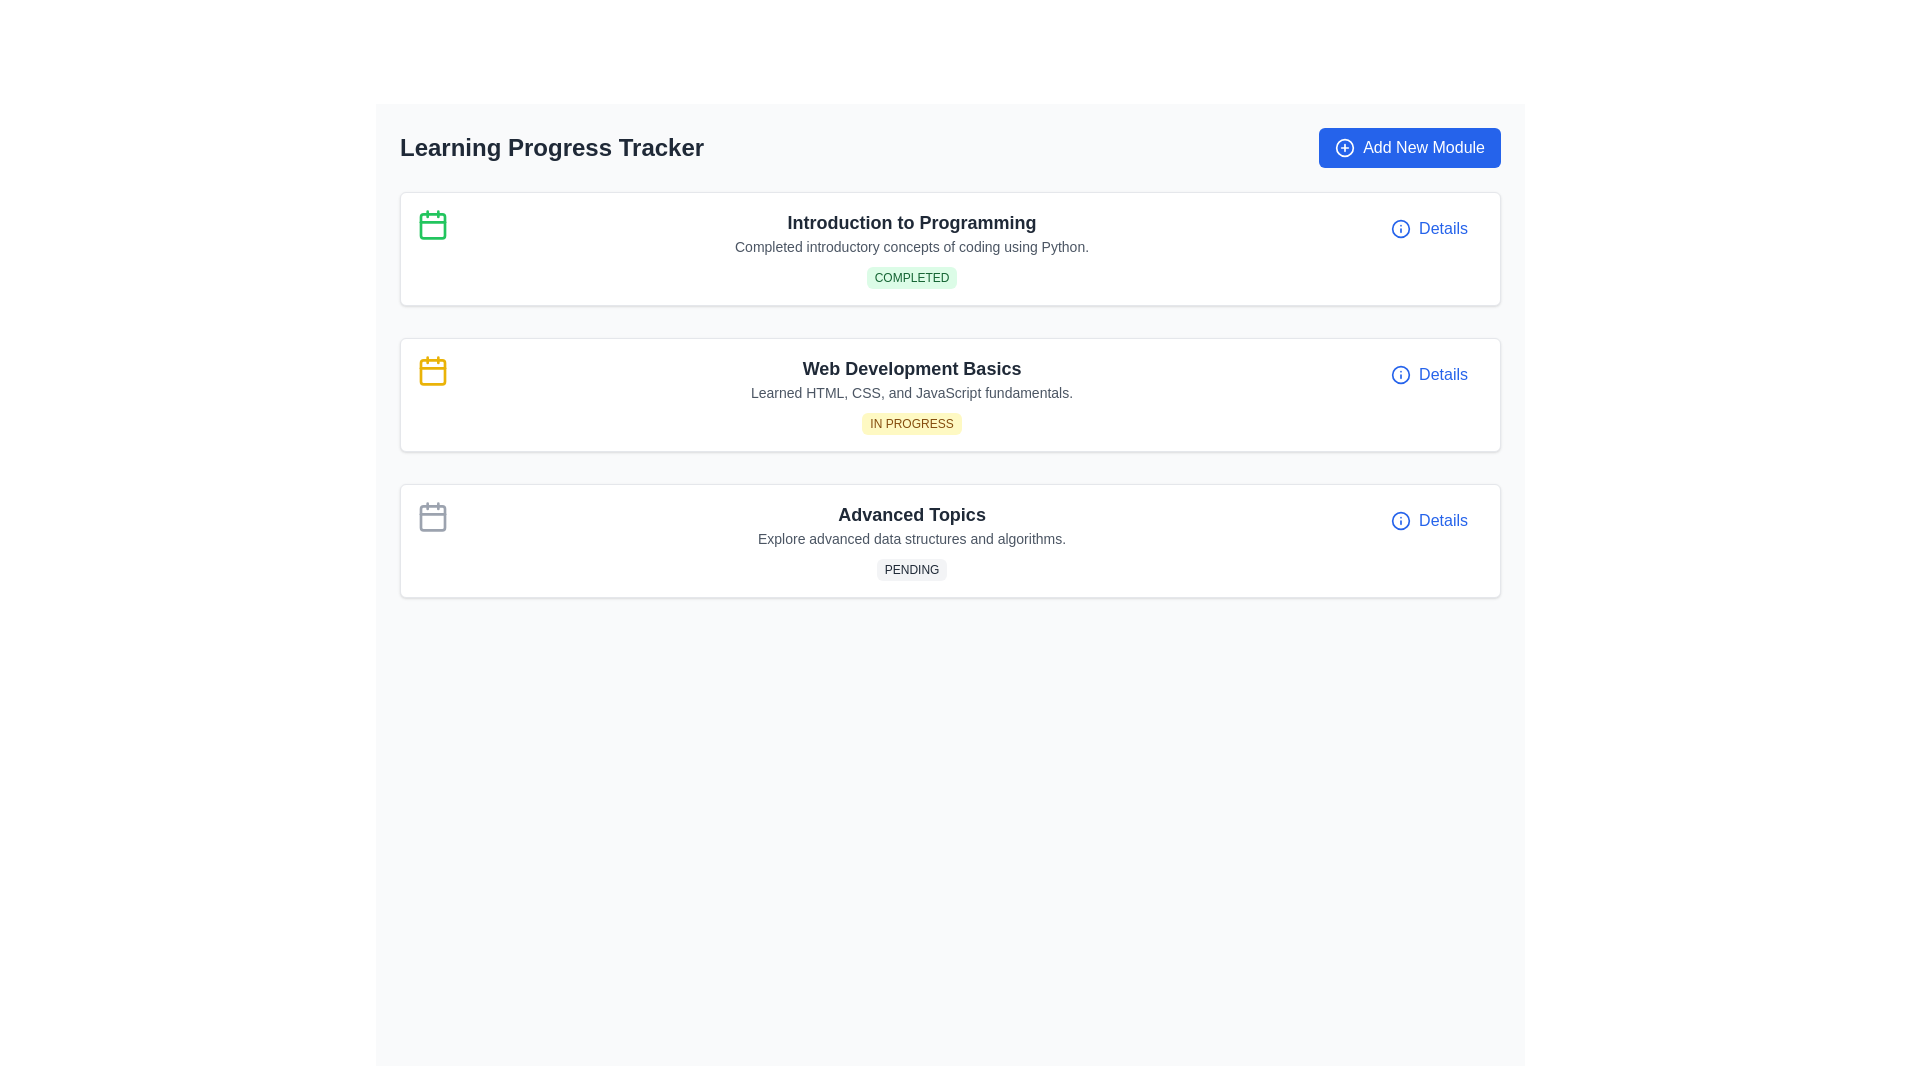 The height and width of the screenshot is (1080, 1920). I want to click on the icon next to the 'Details' label in the 'Advanced Topics' card, so click(1400, 519).